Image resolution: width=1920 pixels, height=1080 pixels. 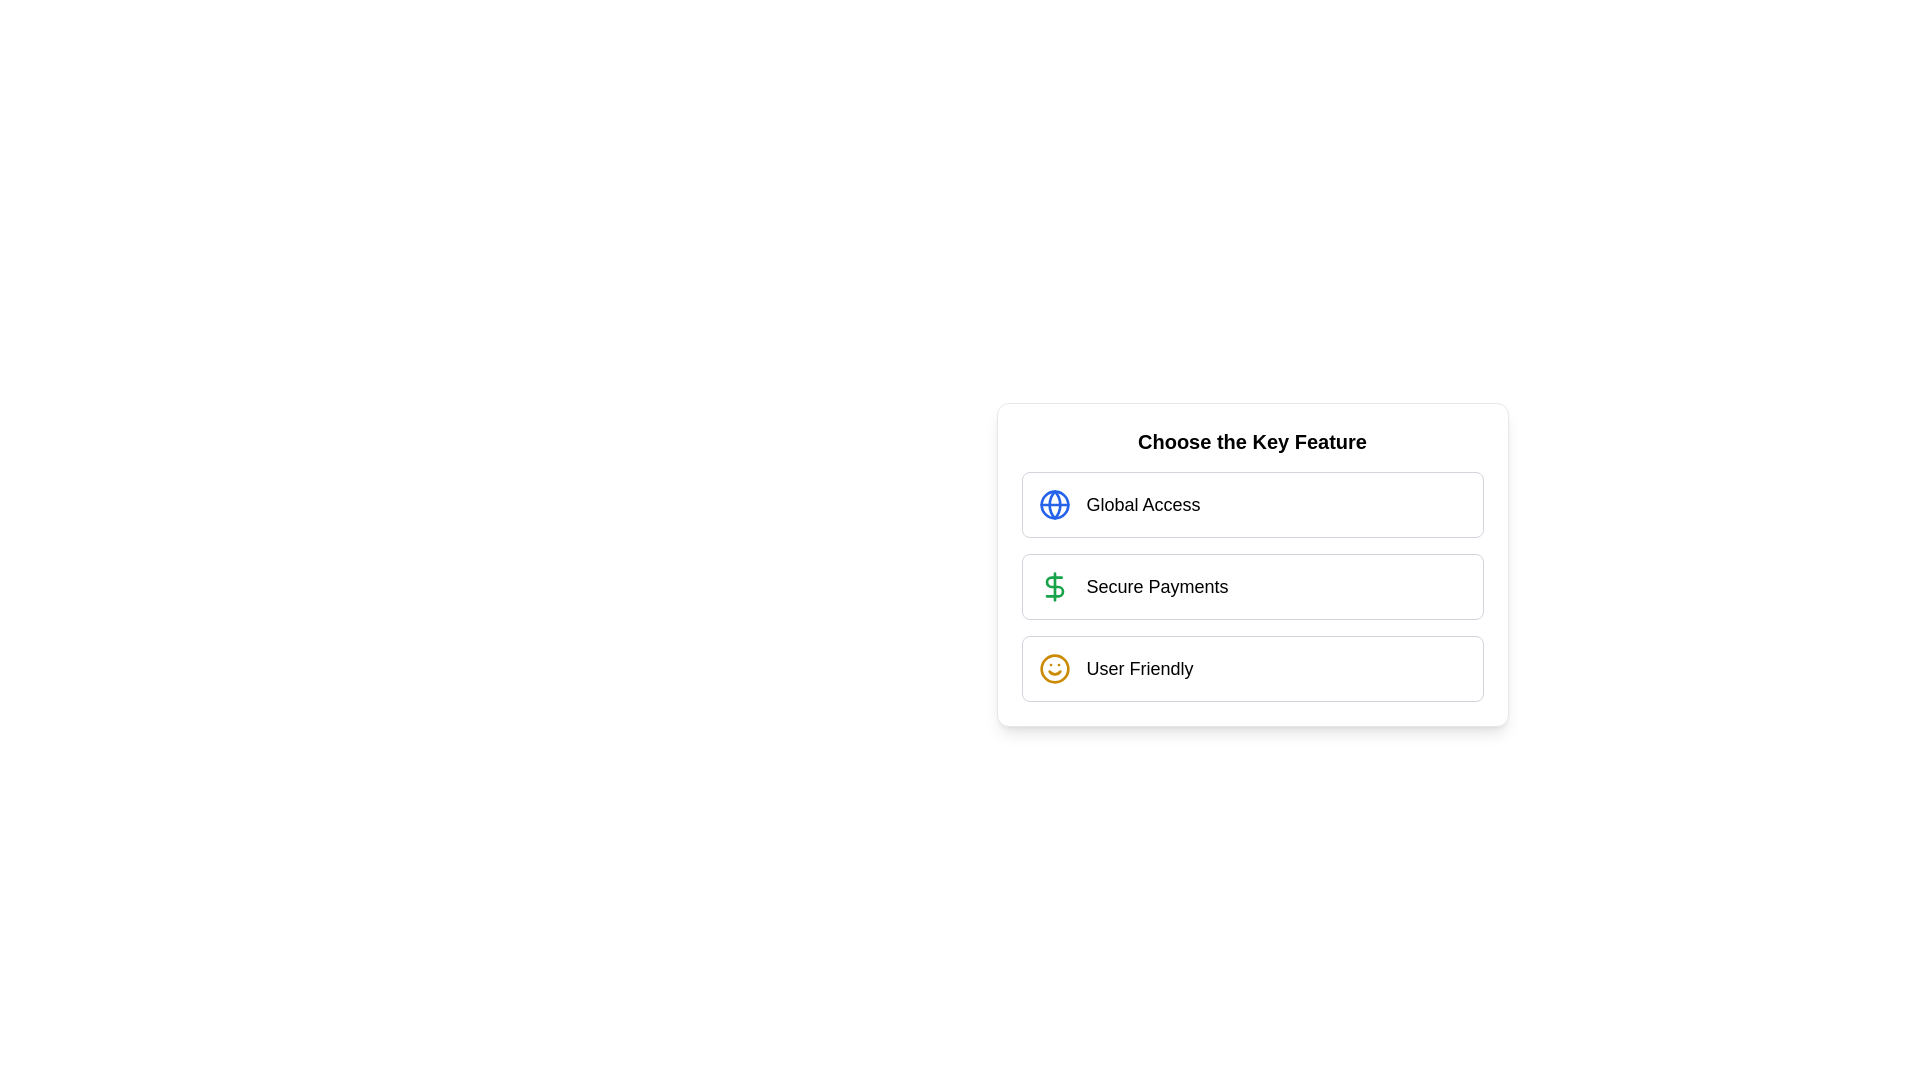 I want to click on the circular vector graphic element within the globe icon, which is located to the left of the 'Global Access' feature label, so click(x=1053, y=504).